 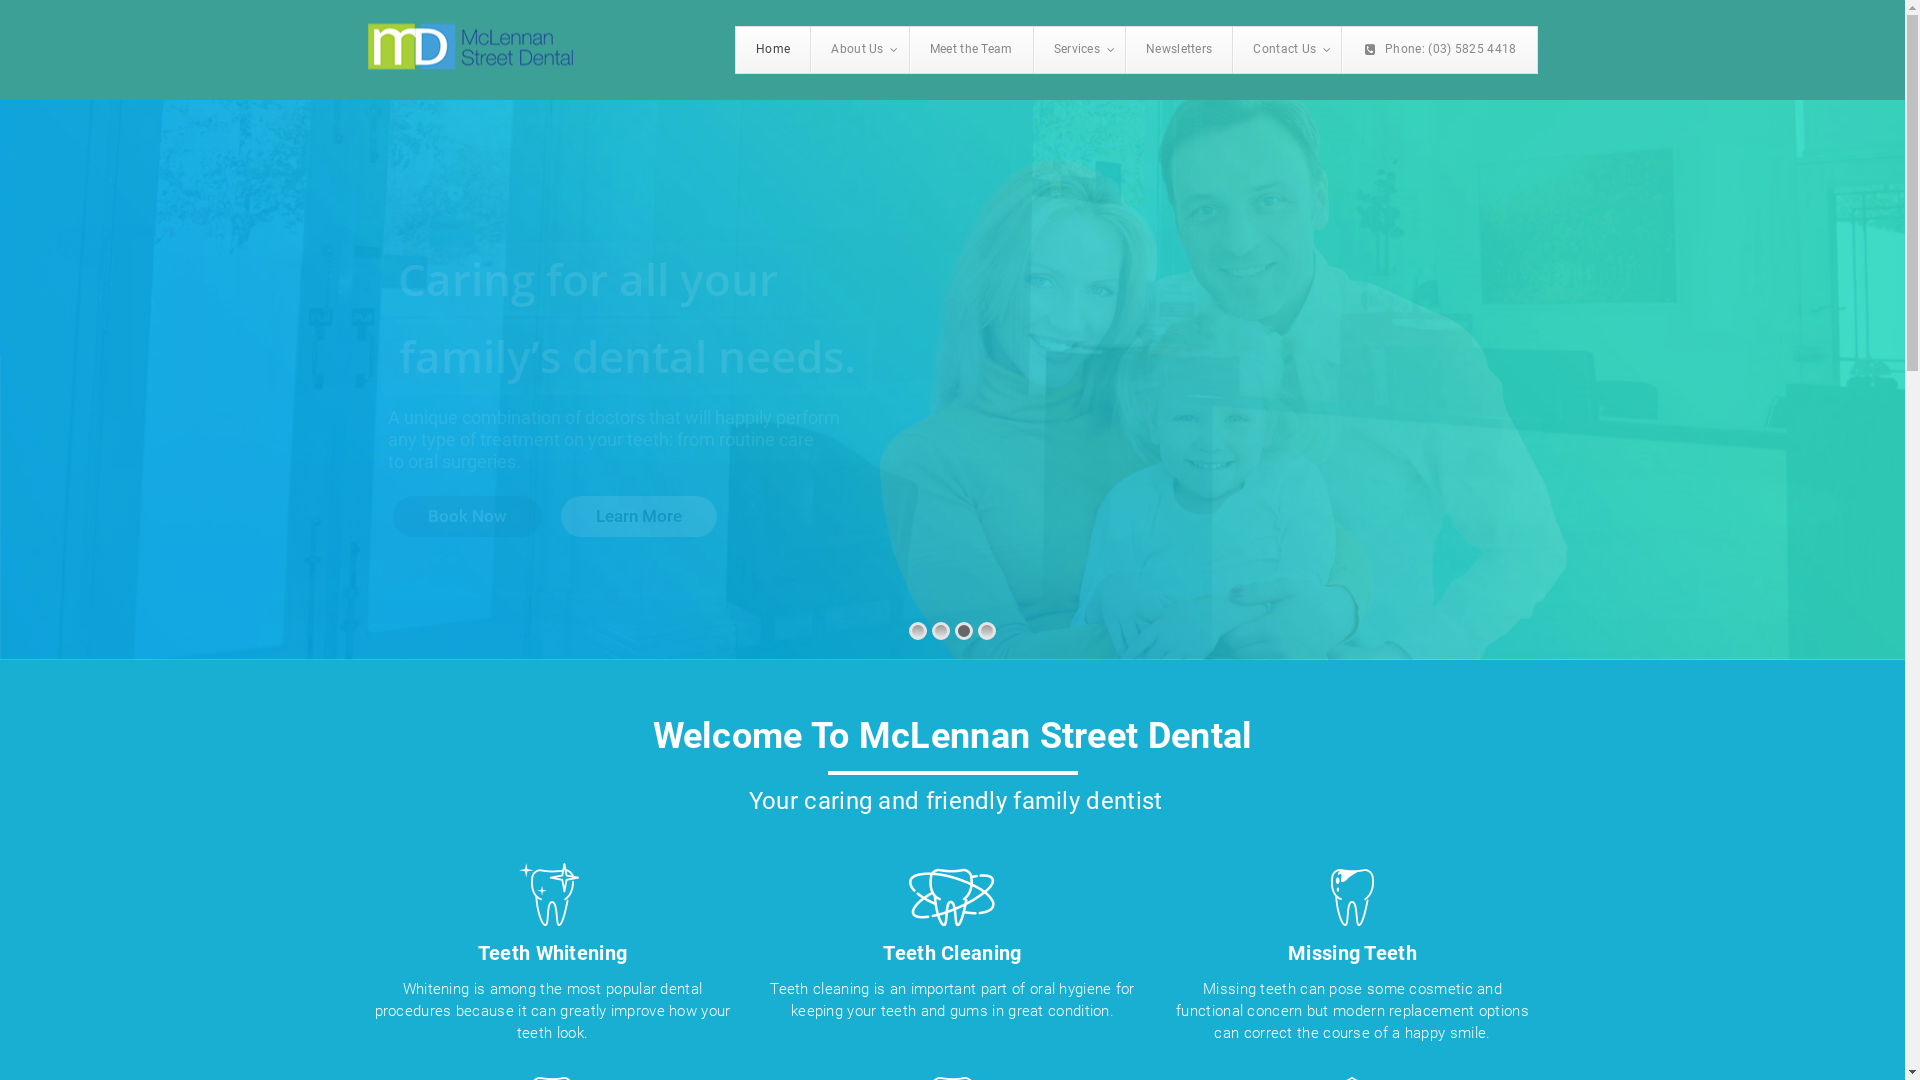 I want to click on 'Home', so click(x=771, y=49).